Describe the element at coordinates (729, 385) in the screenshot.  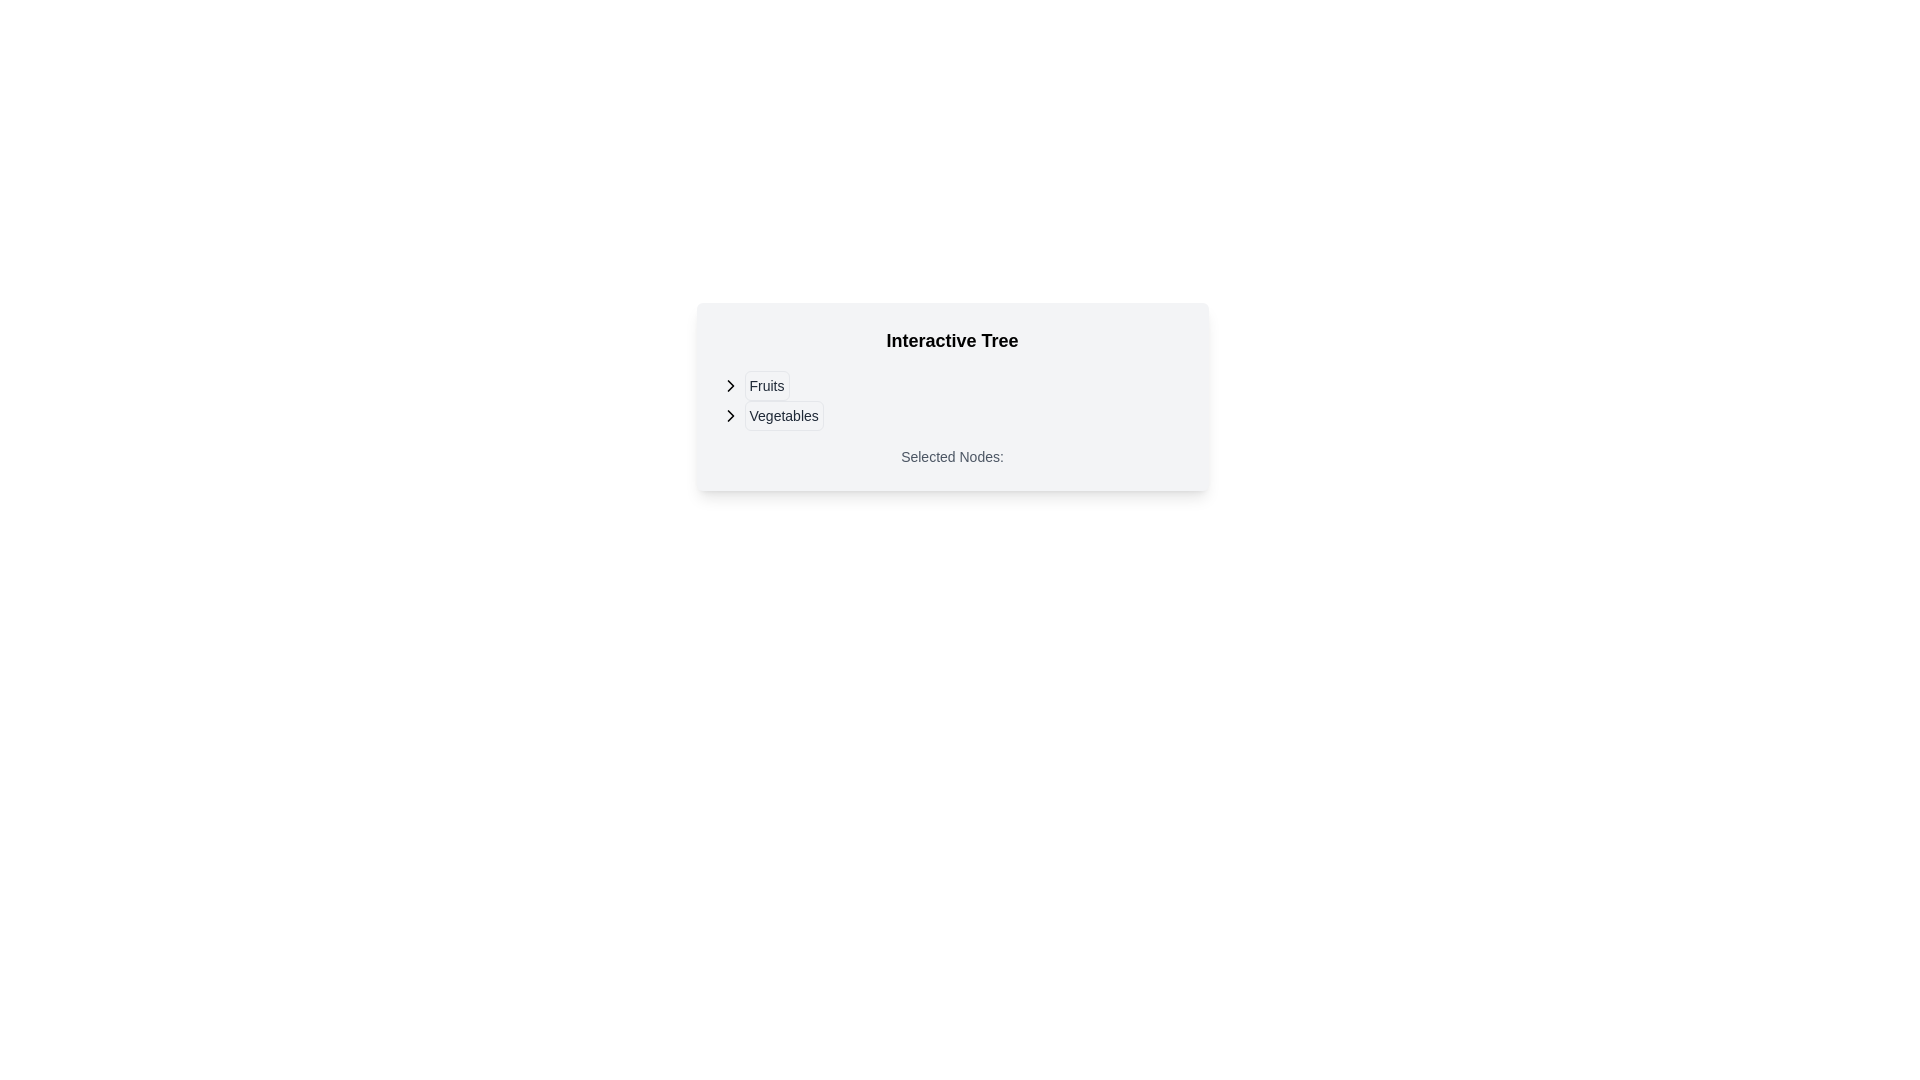
I see `the arrow icon located on the leftmost side of the row containing the text 'Fruits'` at that location.